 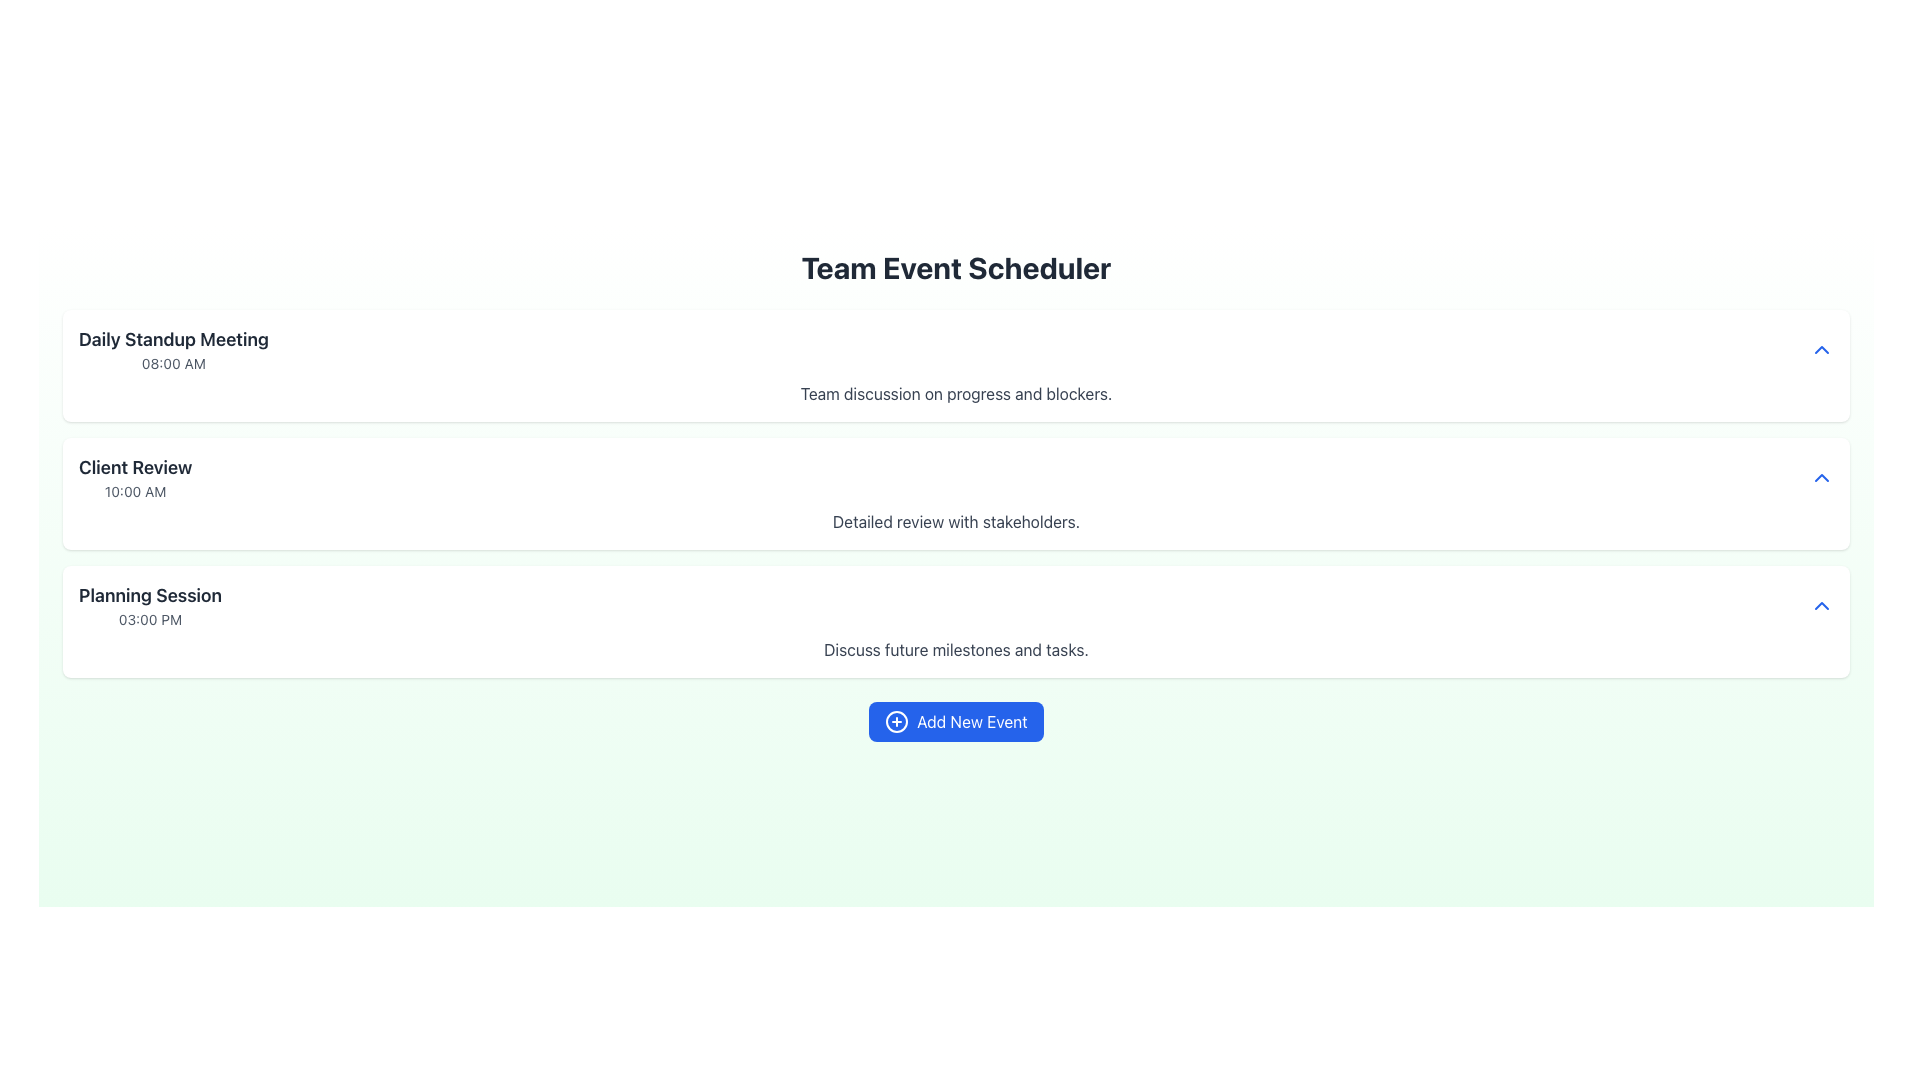 What do you see at coordinates (149, 619) in the screenshot?
I see `the text element displaying '03:00 PM' in the 'Planning Session' section, which is styled in subdued gray and smaller font size` at bounding box center [149, 619].